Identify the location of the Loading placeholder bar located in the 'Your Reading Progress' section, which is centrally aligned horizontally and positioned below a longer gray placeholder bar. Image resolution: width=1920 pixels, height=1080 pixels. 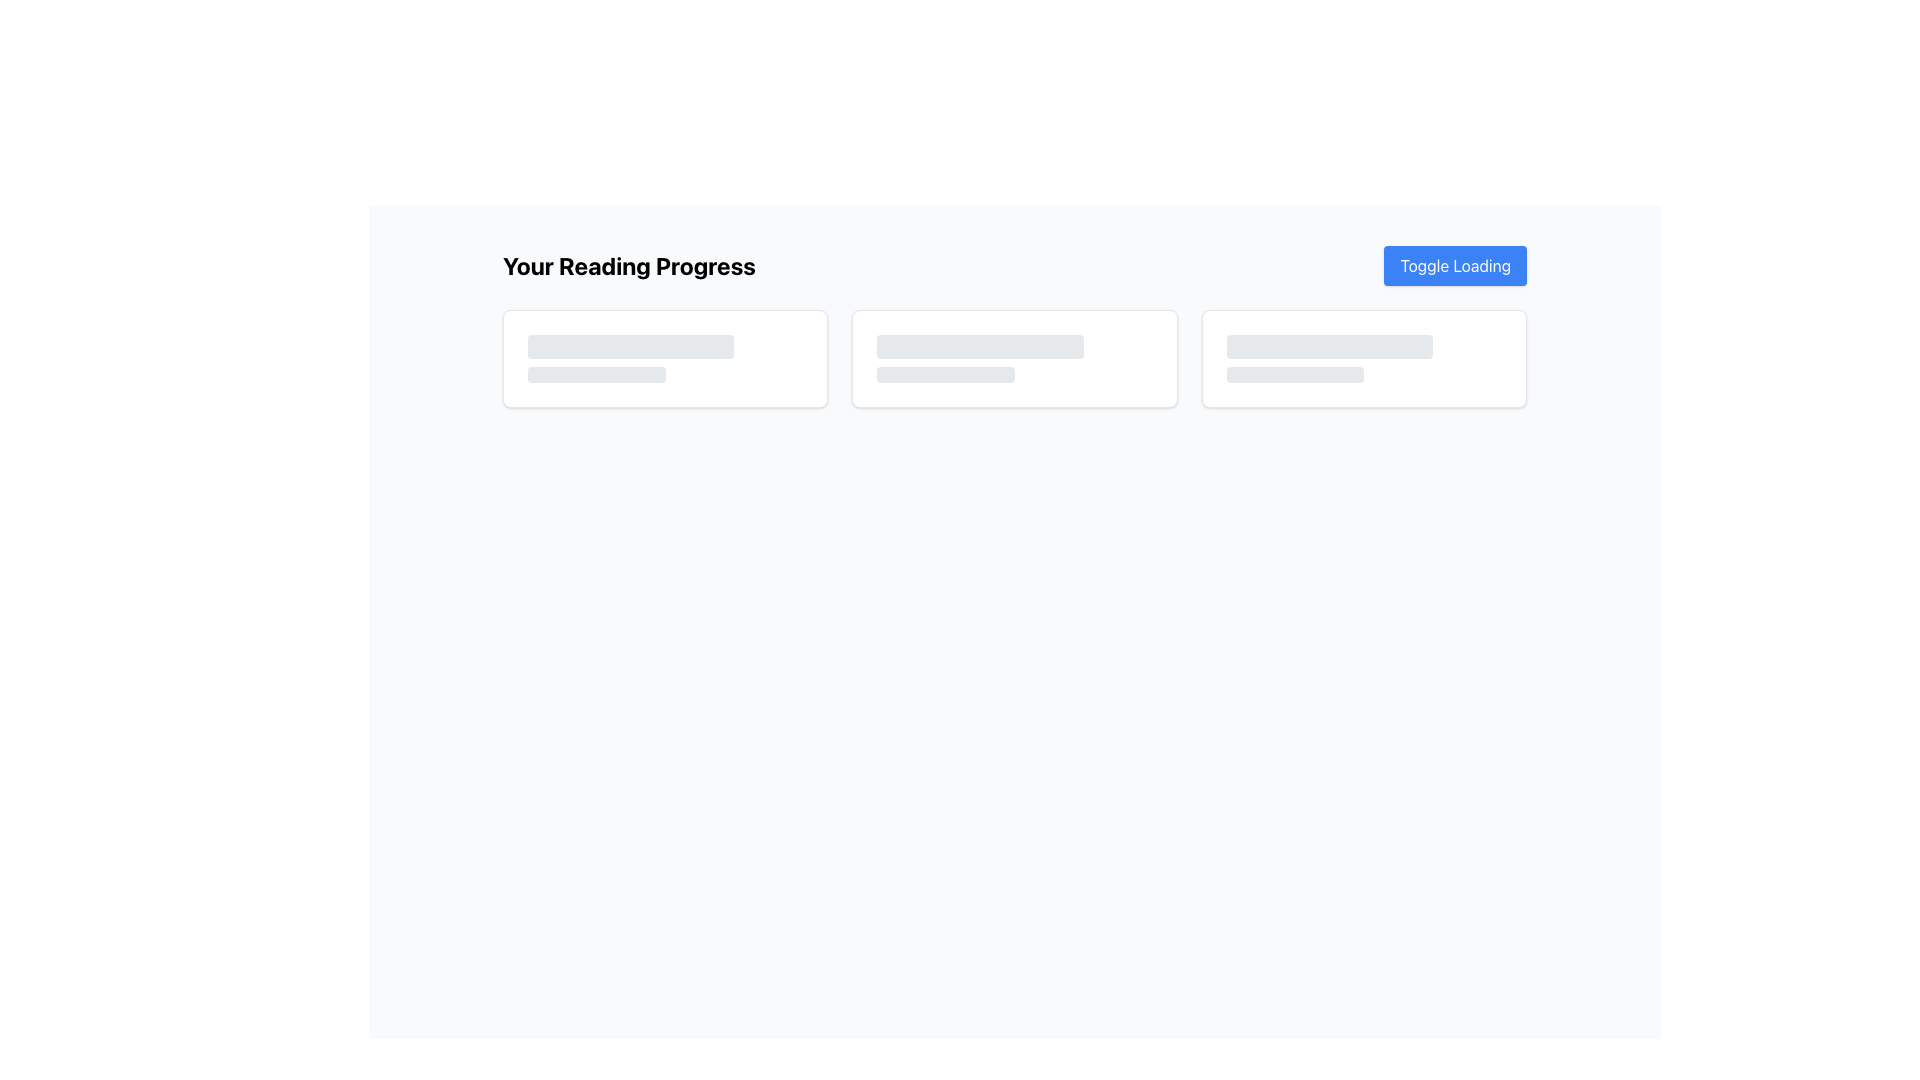
(595, 374).